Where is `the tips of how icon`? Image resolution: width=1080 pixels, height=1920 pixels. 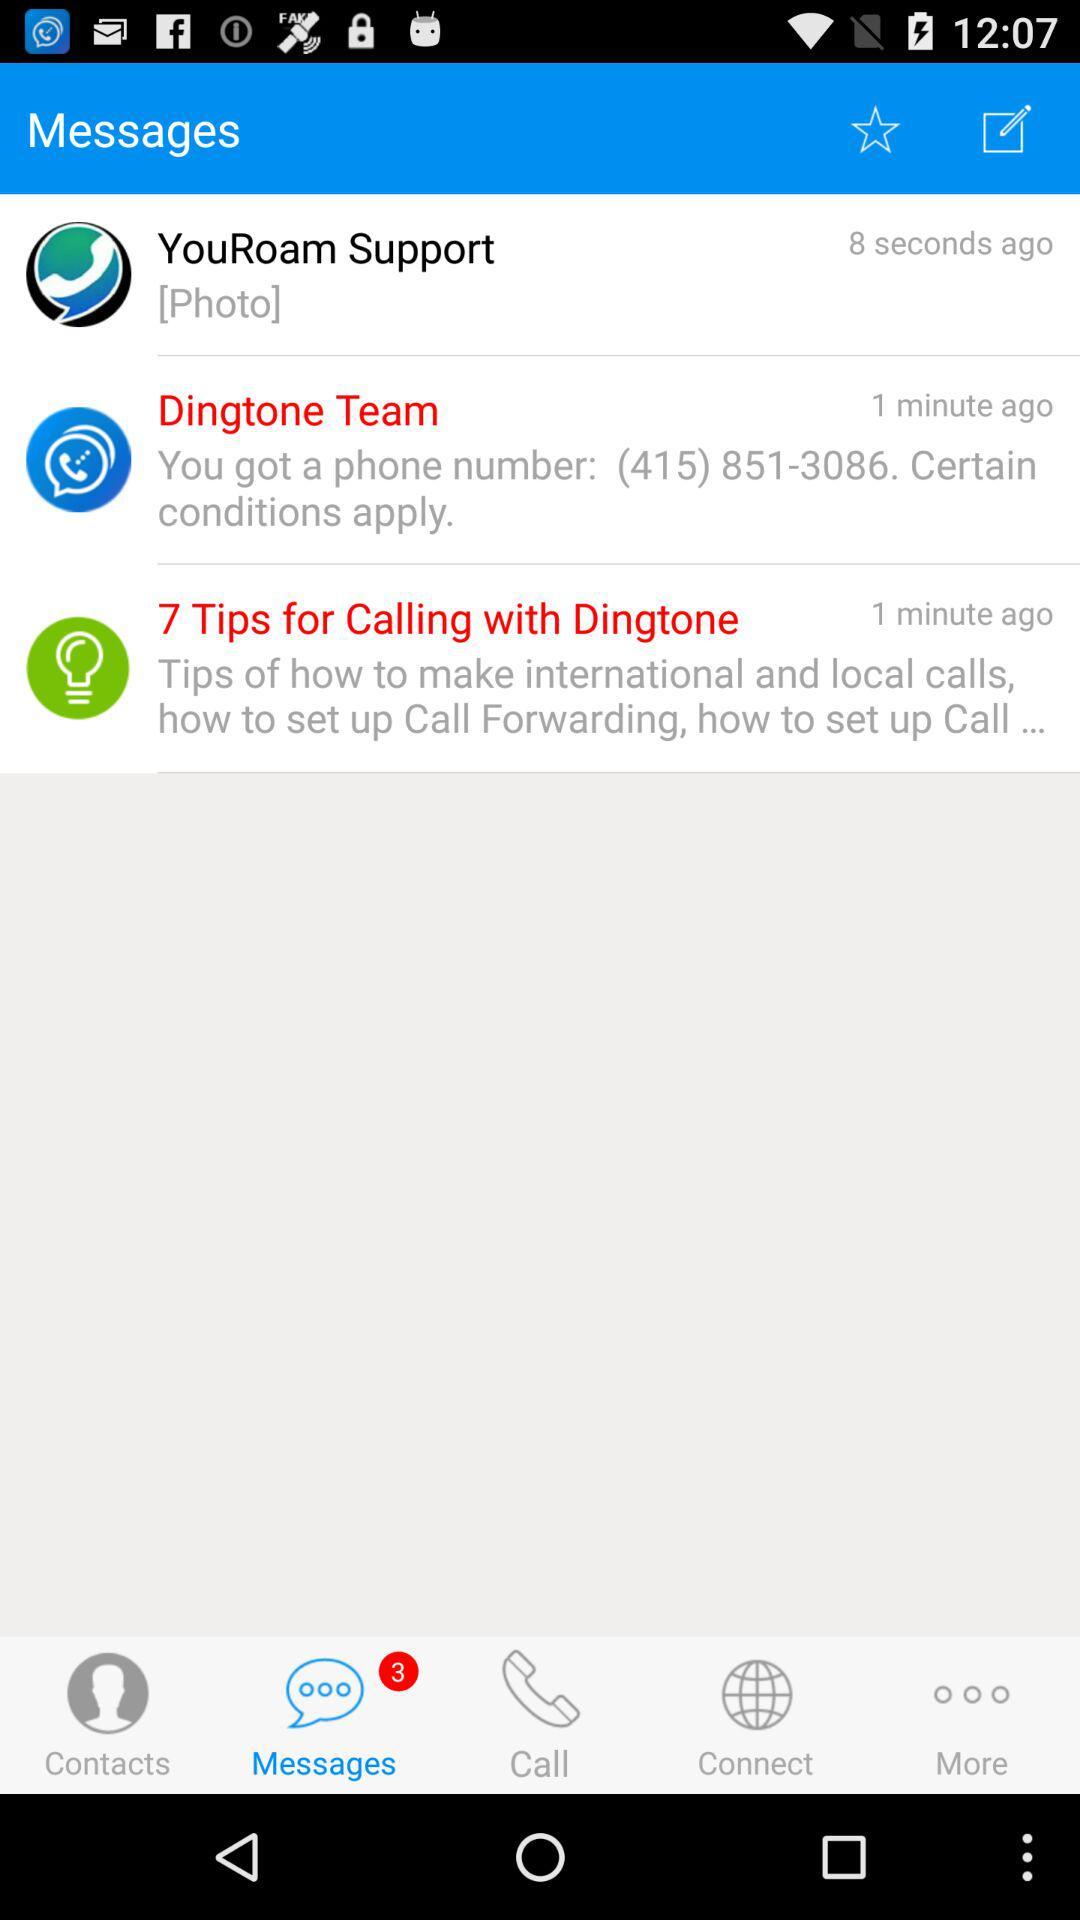 the tips of how icon is located at coordinates (604, 695).